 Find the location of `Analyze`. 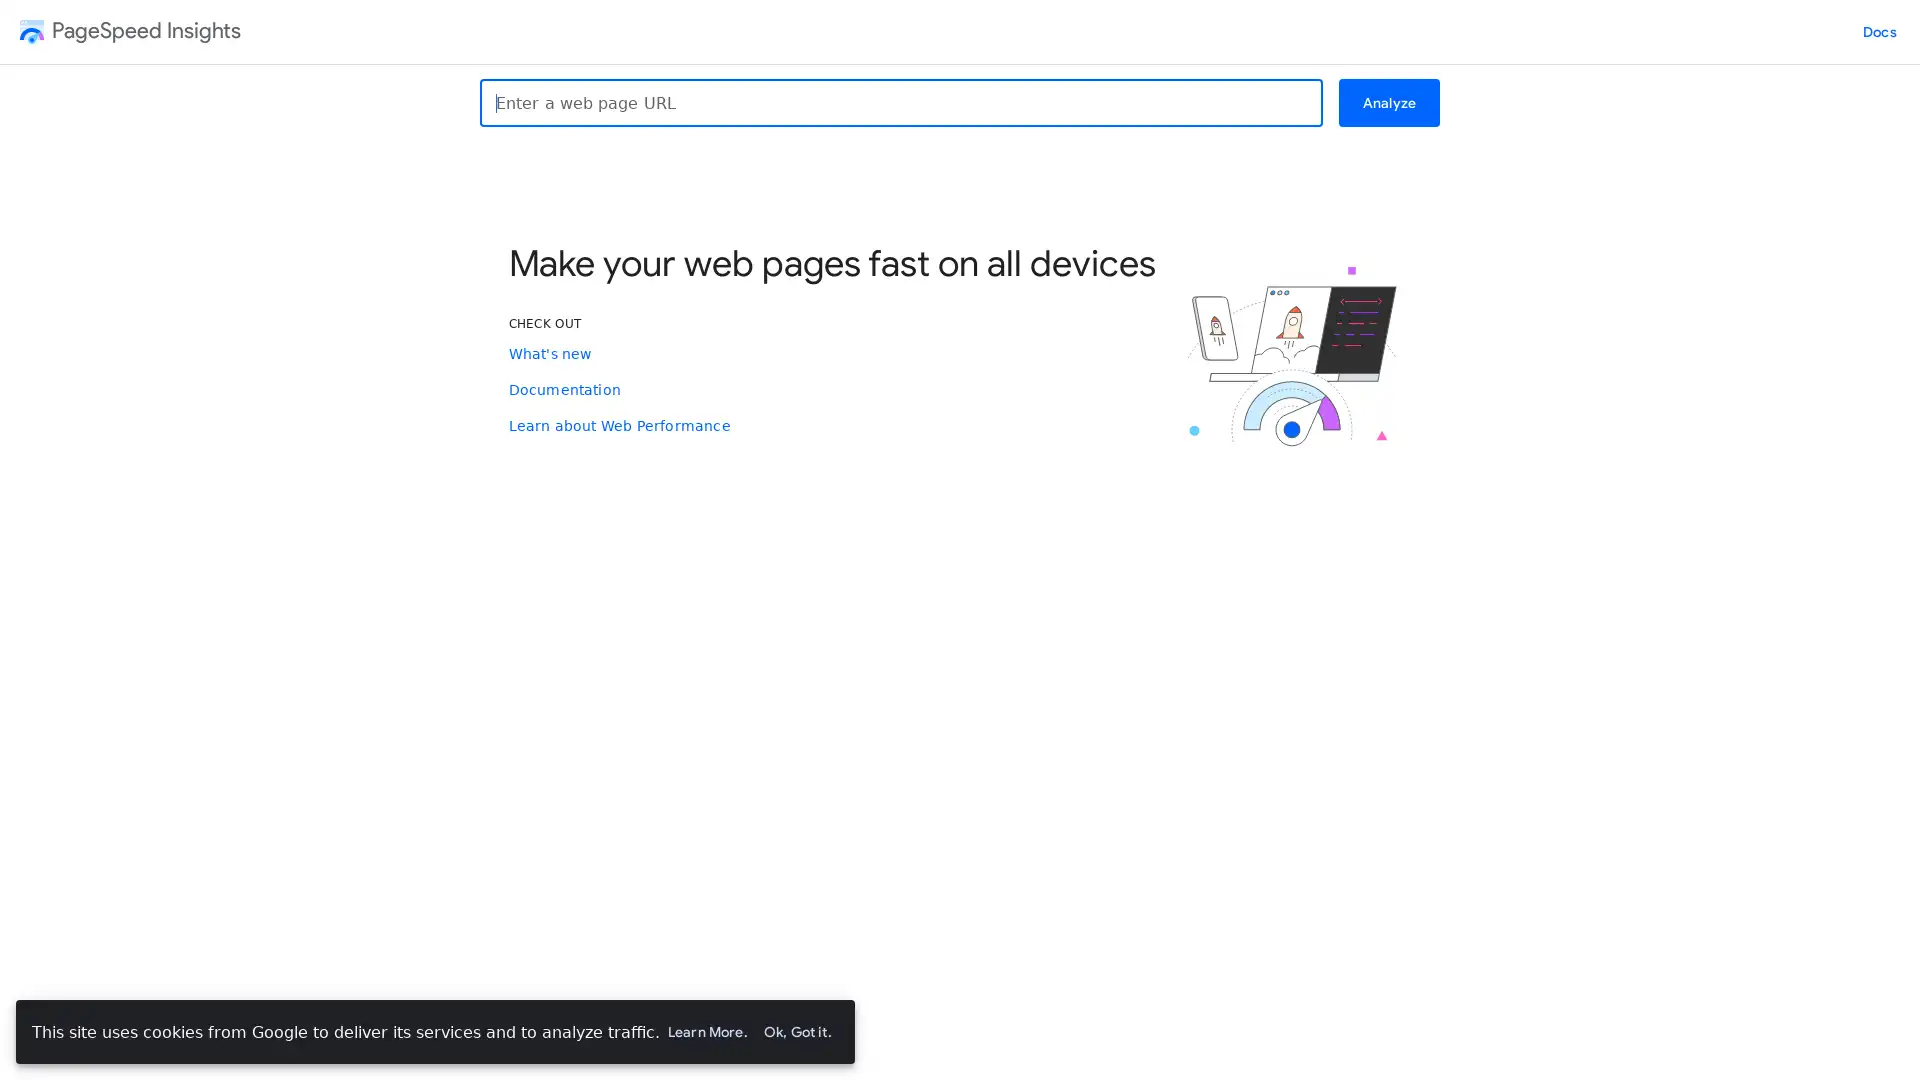

Analyze is located at coordinates (1387, 103).